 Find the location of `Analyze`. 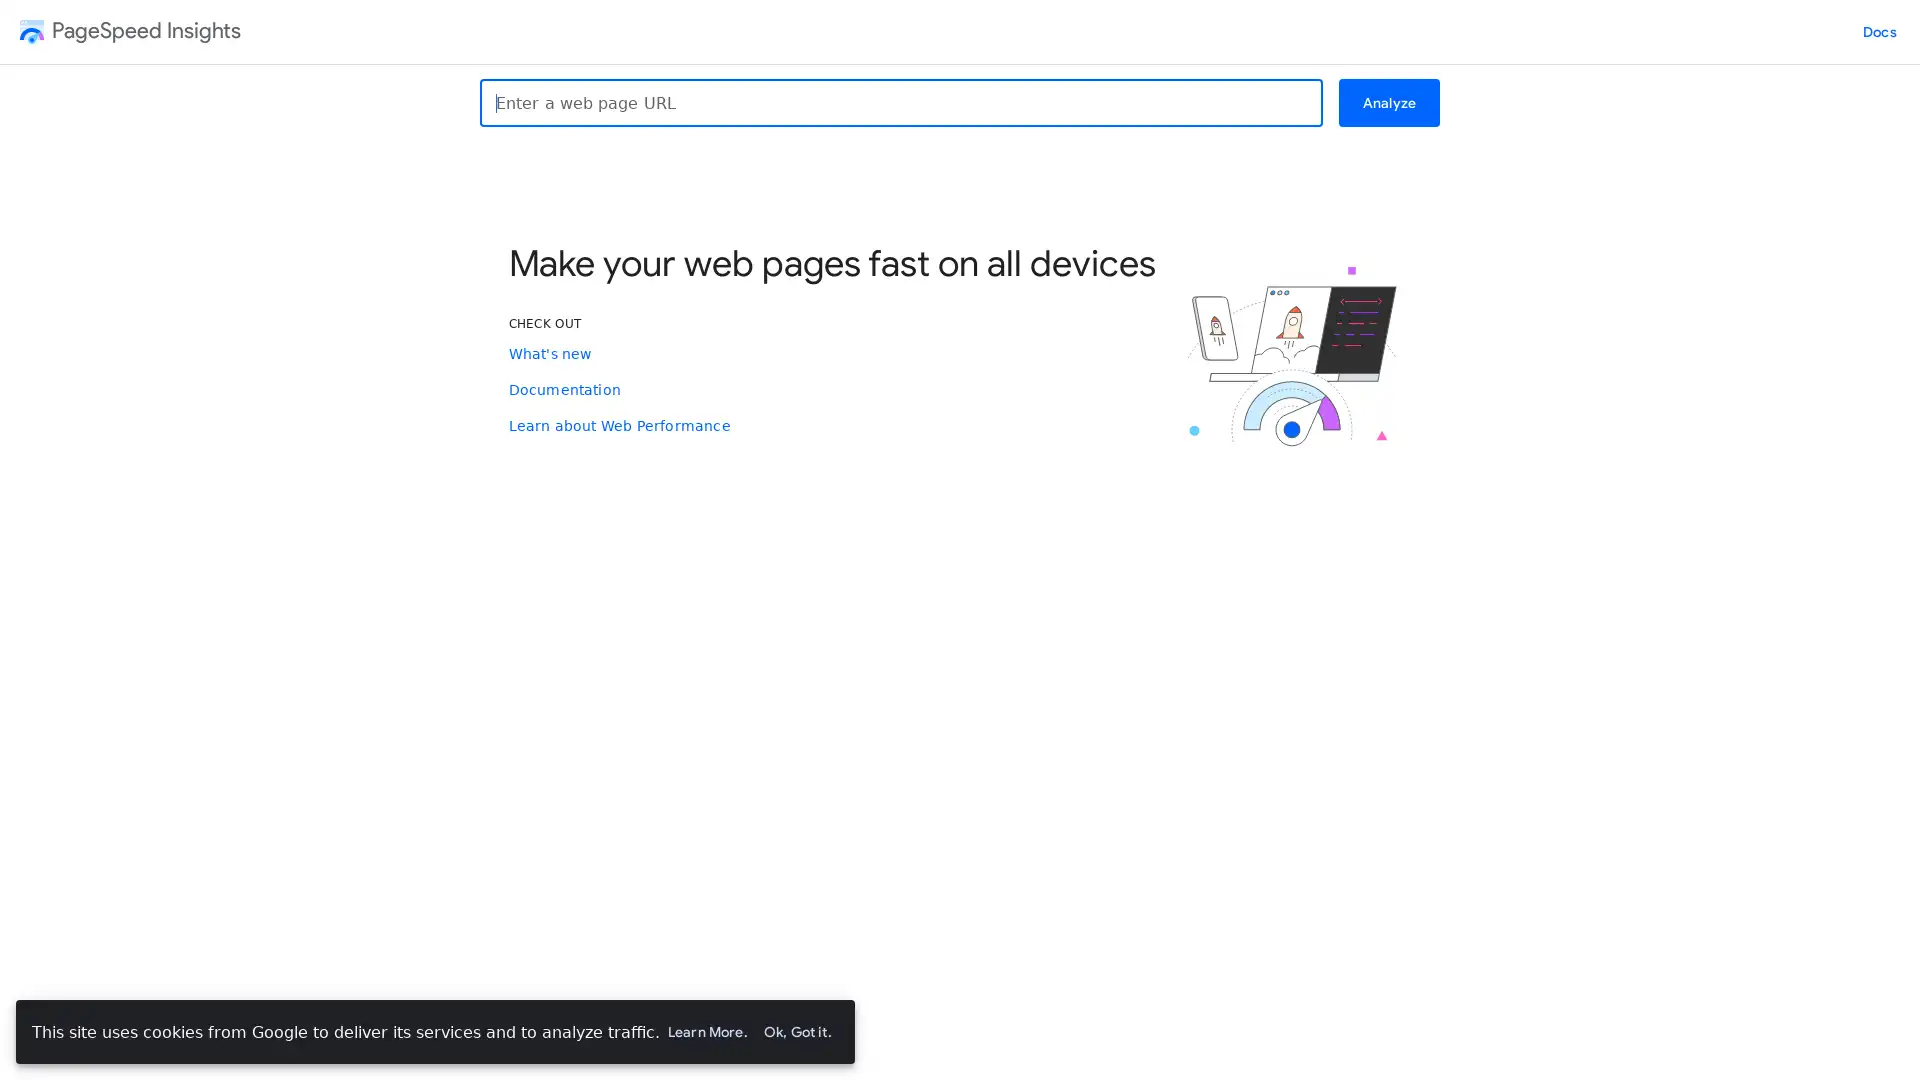

Analyze is located at coordinates (1387, 103).